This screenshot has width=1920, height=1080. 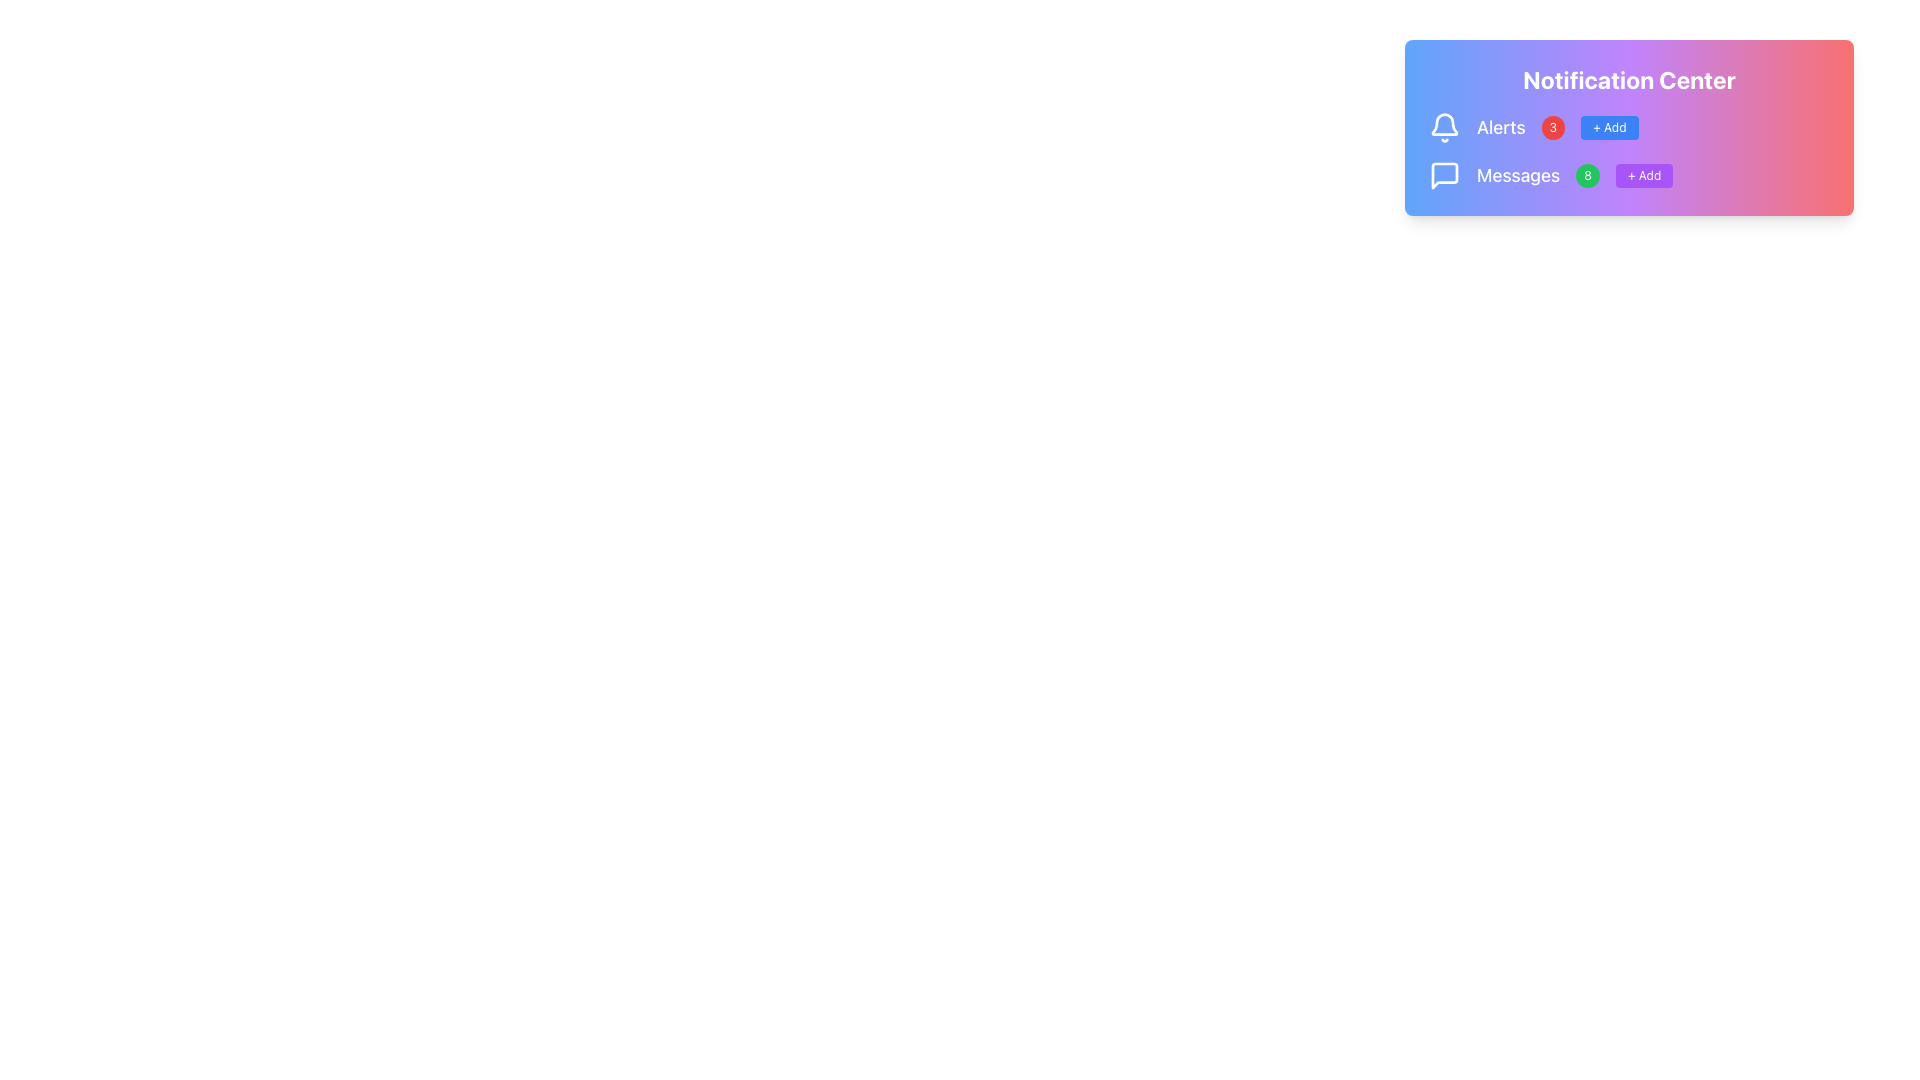 What do you see at coordinates (1644, 175) in the screenshot?
I see `the '+ Add' button with a purple background located in the 'Messages' section of the 'Notification Center' interface` at bounding box center [1644, 175].